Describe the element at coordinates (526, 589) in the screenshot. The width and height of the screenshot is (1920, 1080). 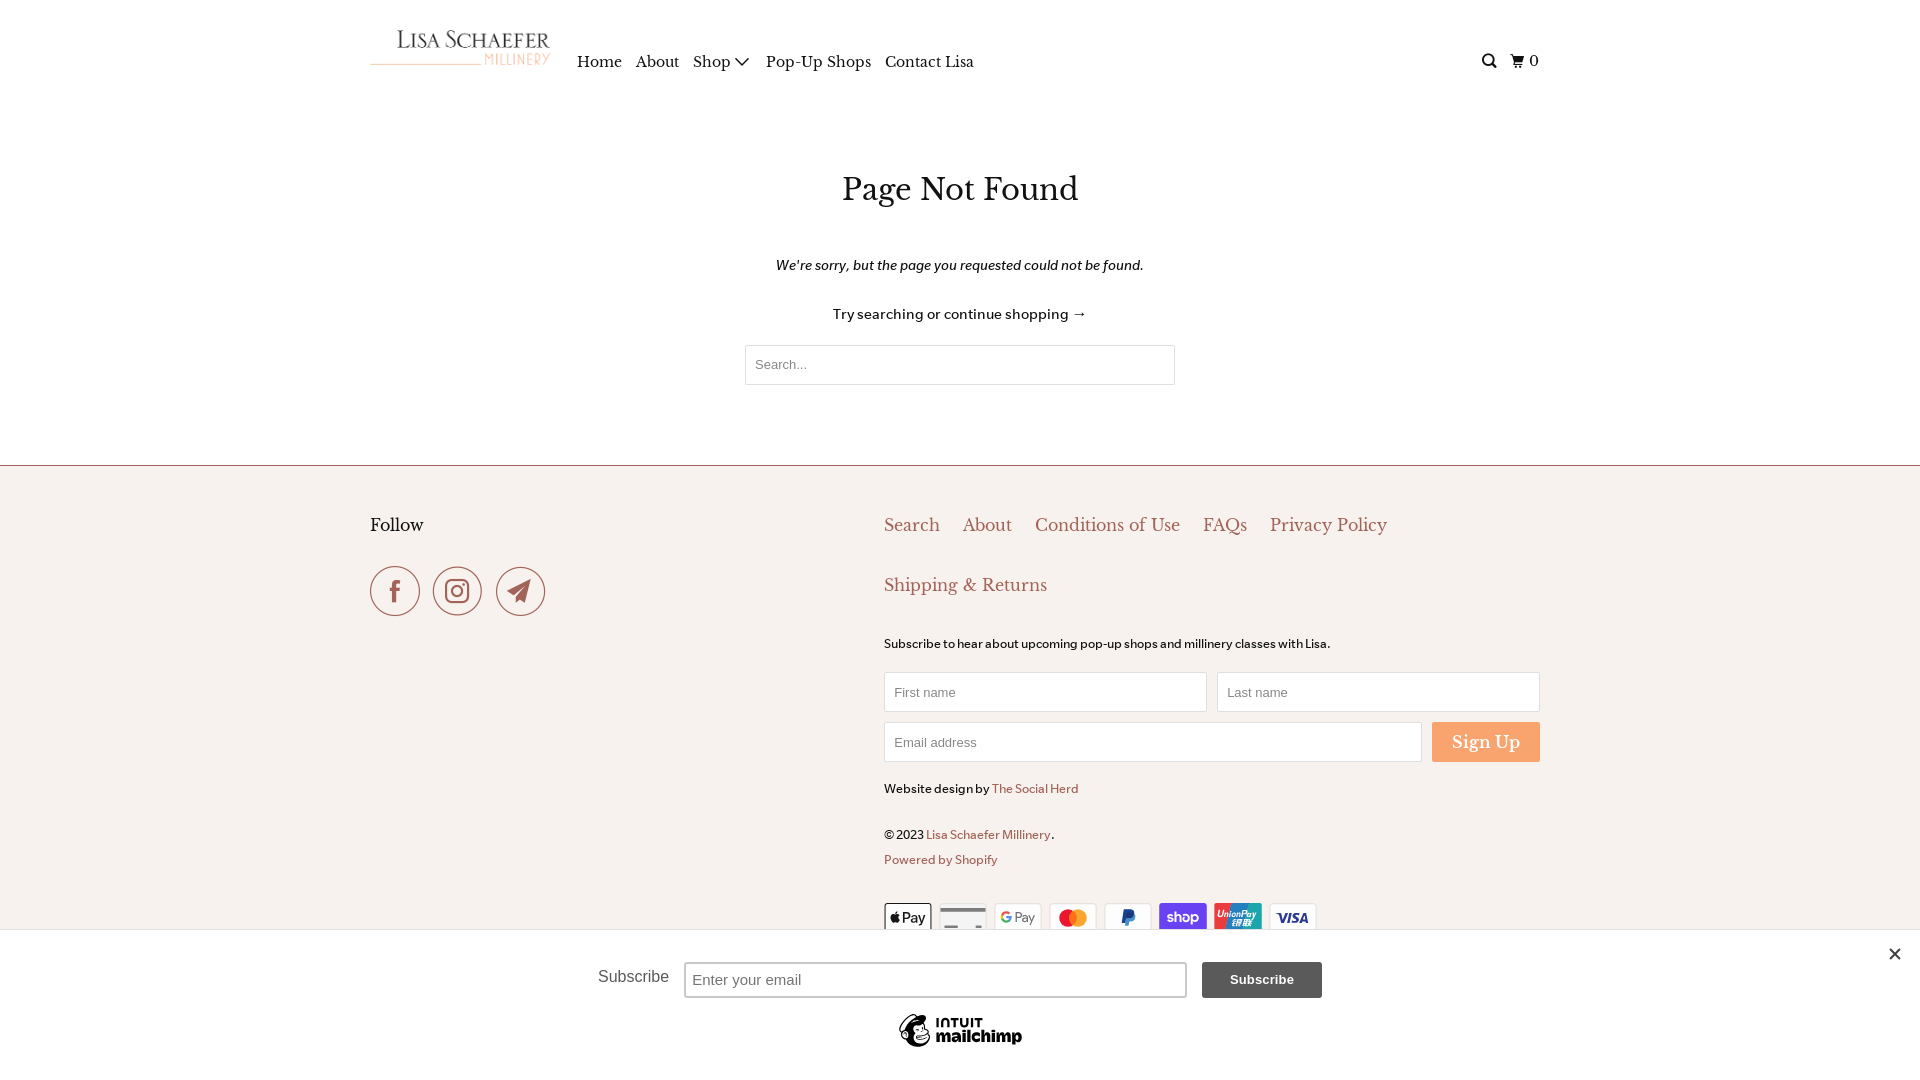
I see `'Email Lisa Schaefer Millinery'` at that location.